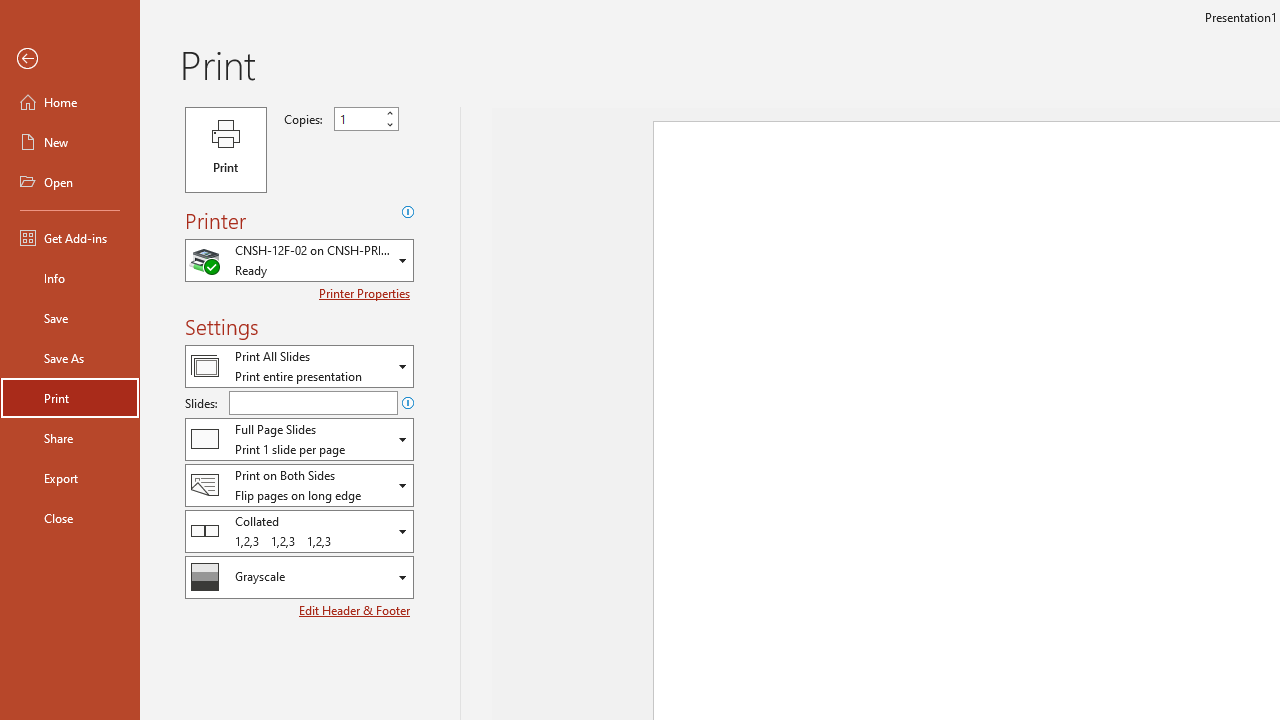  What do you see at coordinates (69, 478) in the screenshot?
I see `'Export'` at bounding box center [69, 478].